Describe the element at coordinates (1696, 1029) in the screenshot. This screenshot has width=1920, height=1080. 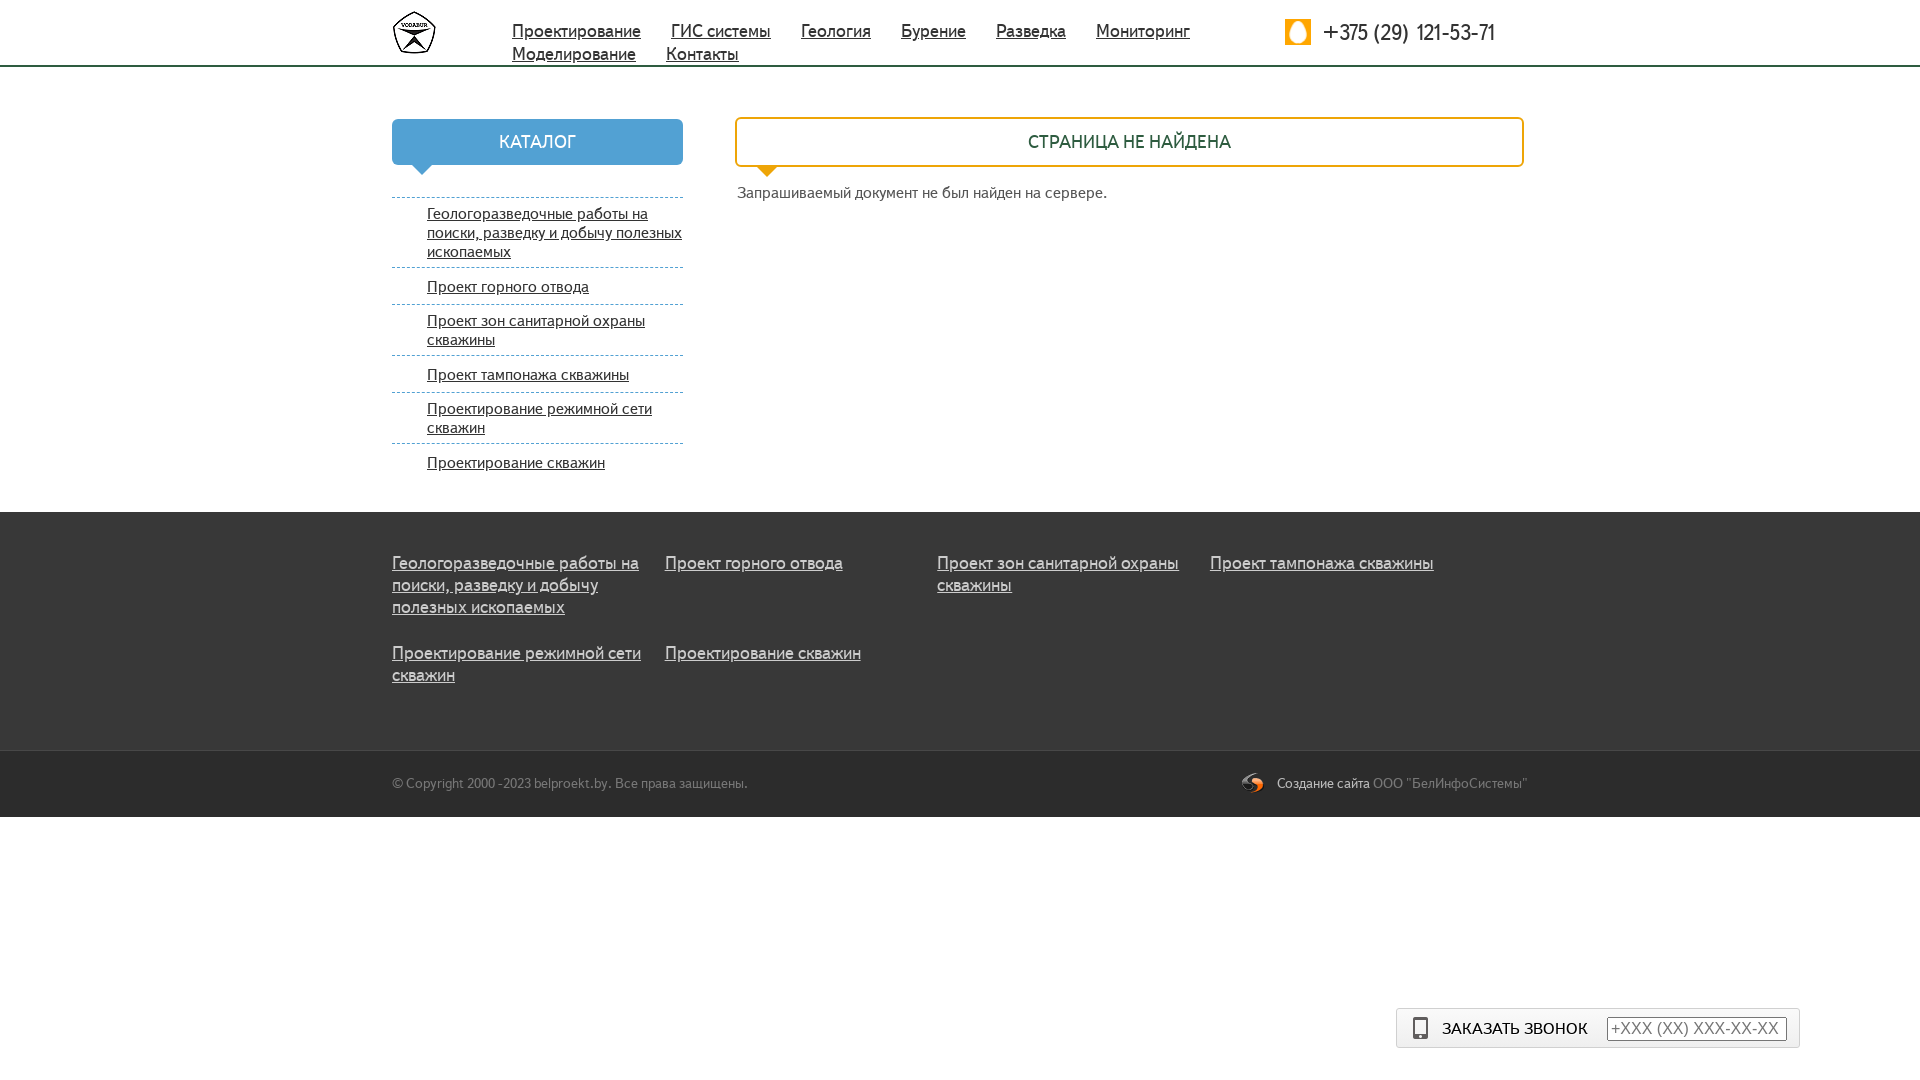
I see `'+XXX (XX) XXX-XX-XX'` at that location.